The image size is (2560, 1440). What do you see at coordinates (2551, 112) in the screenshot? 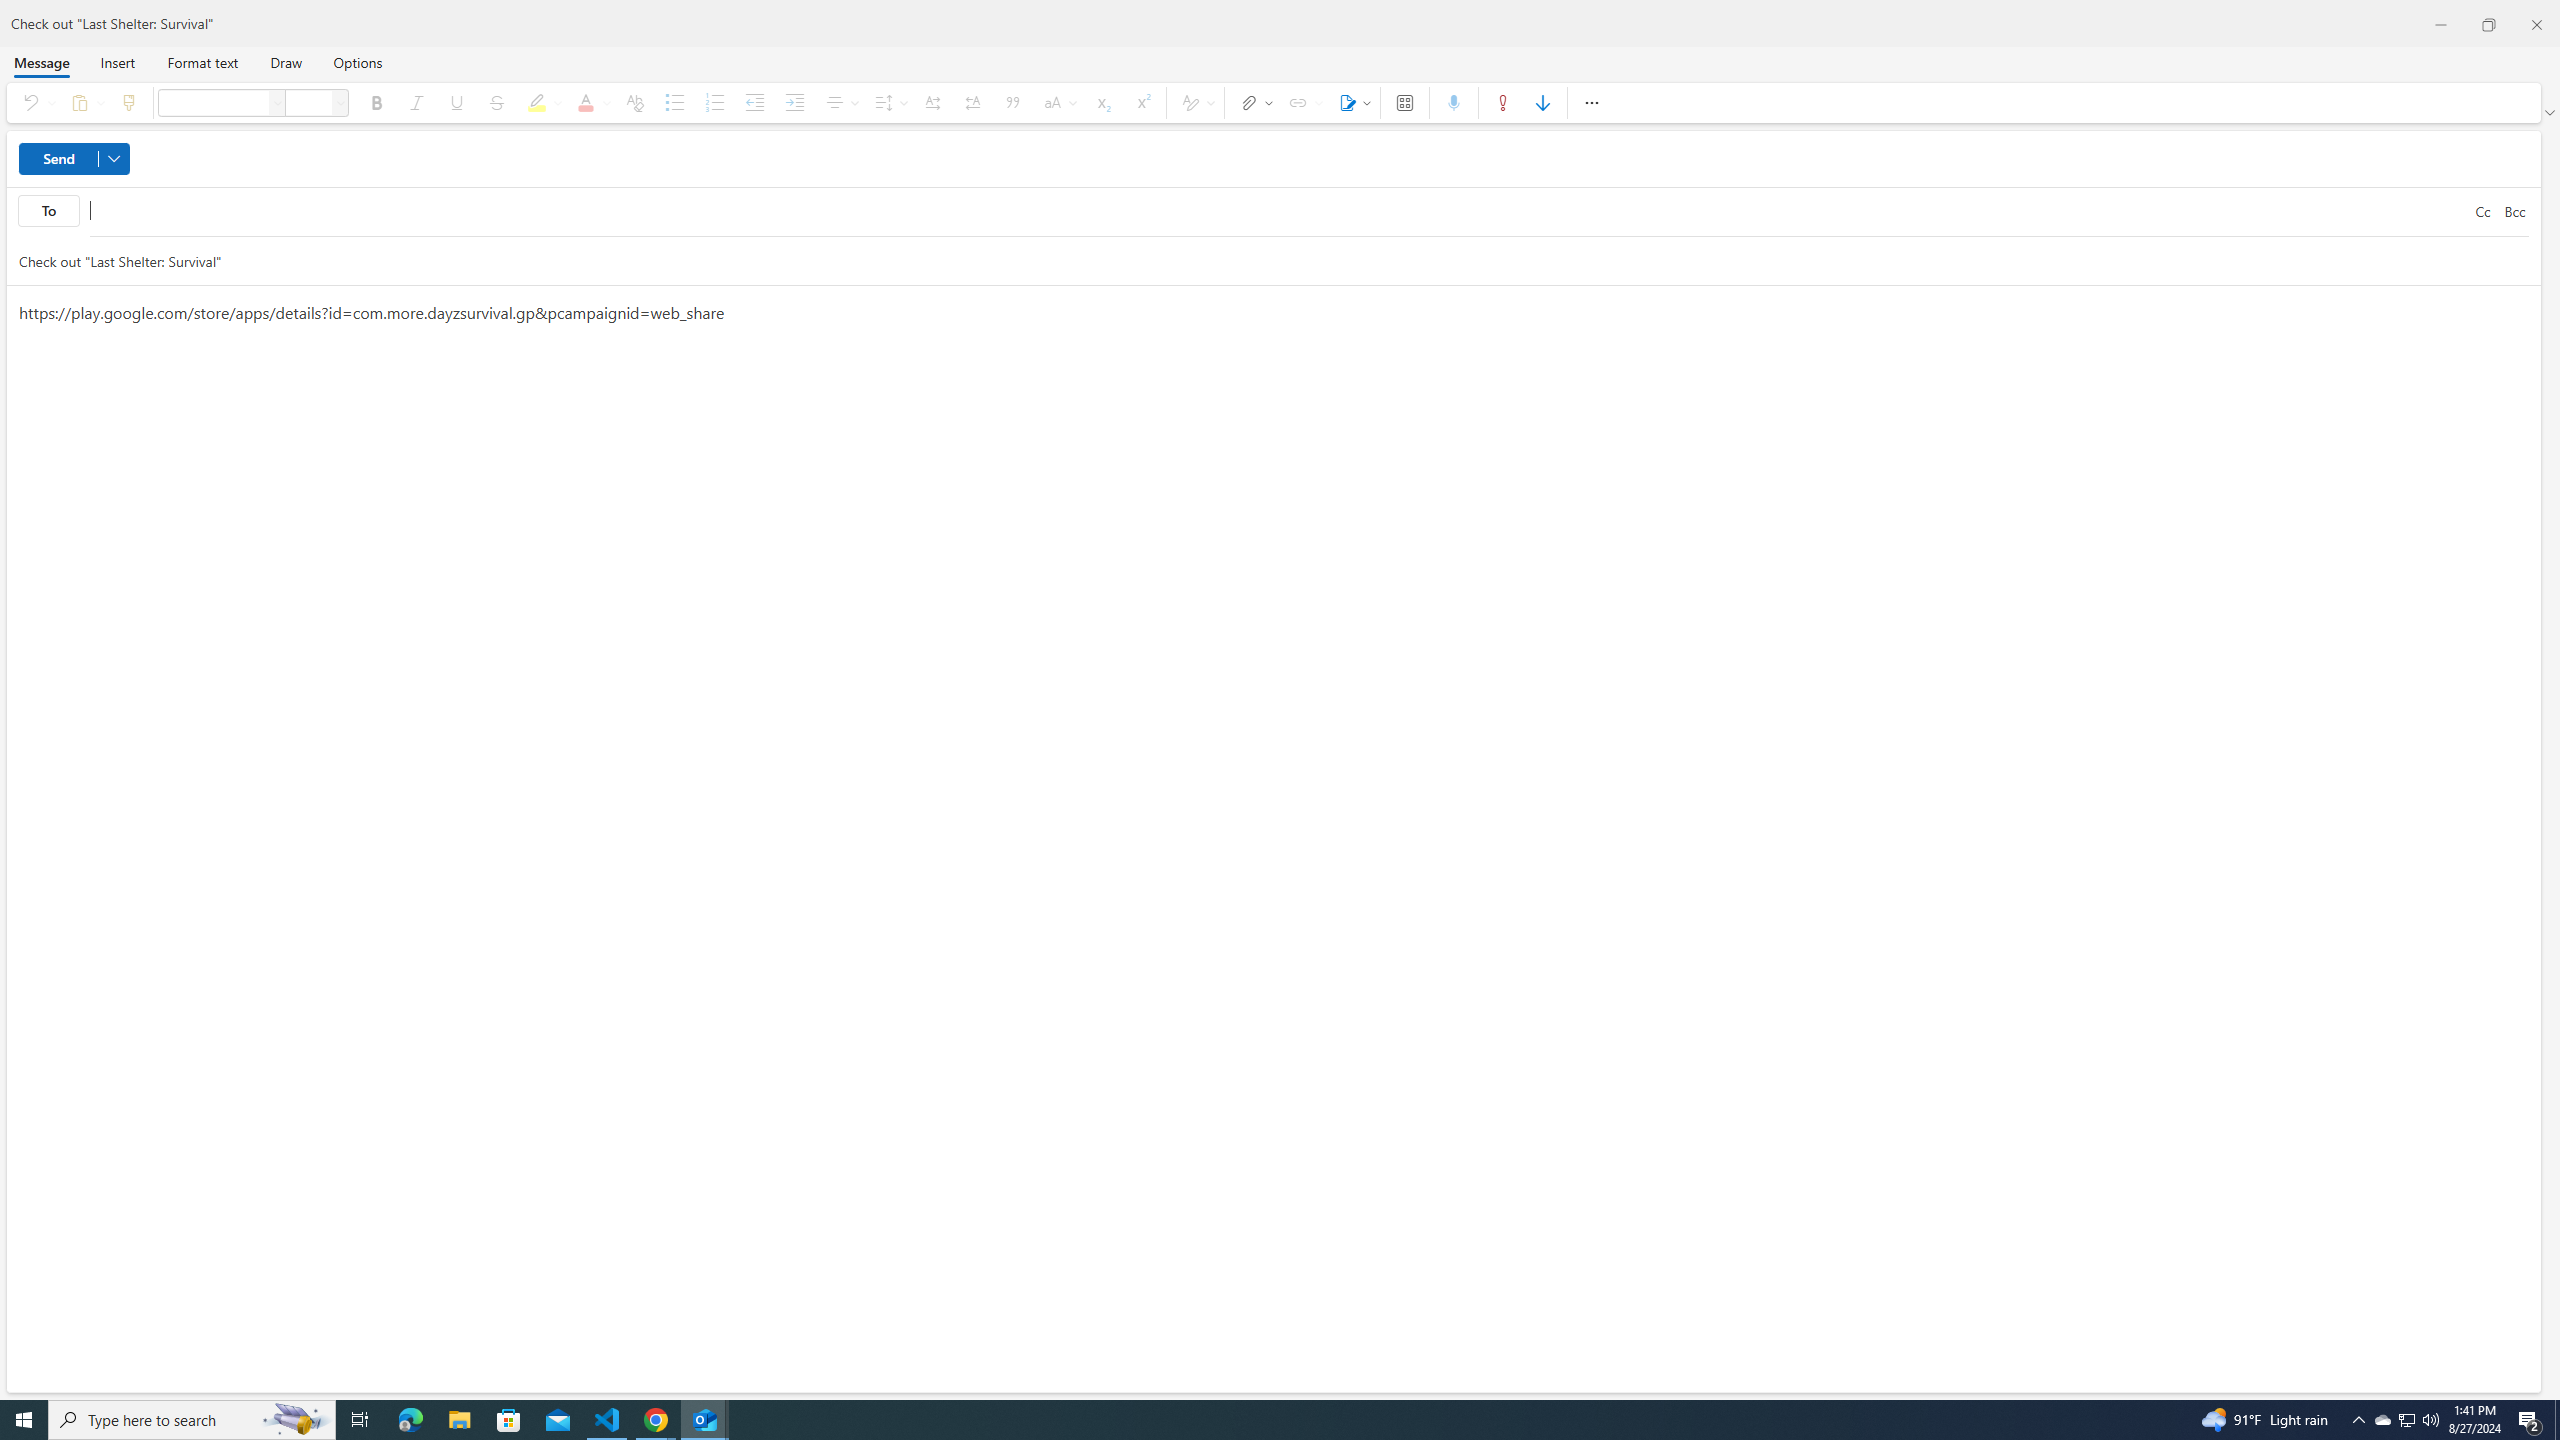
I see `'Ribbon display options'` at bounding box center [2551, 112].